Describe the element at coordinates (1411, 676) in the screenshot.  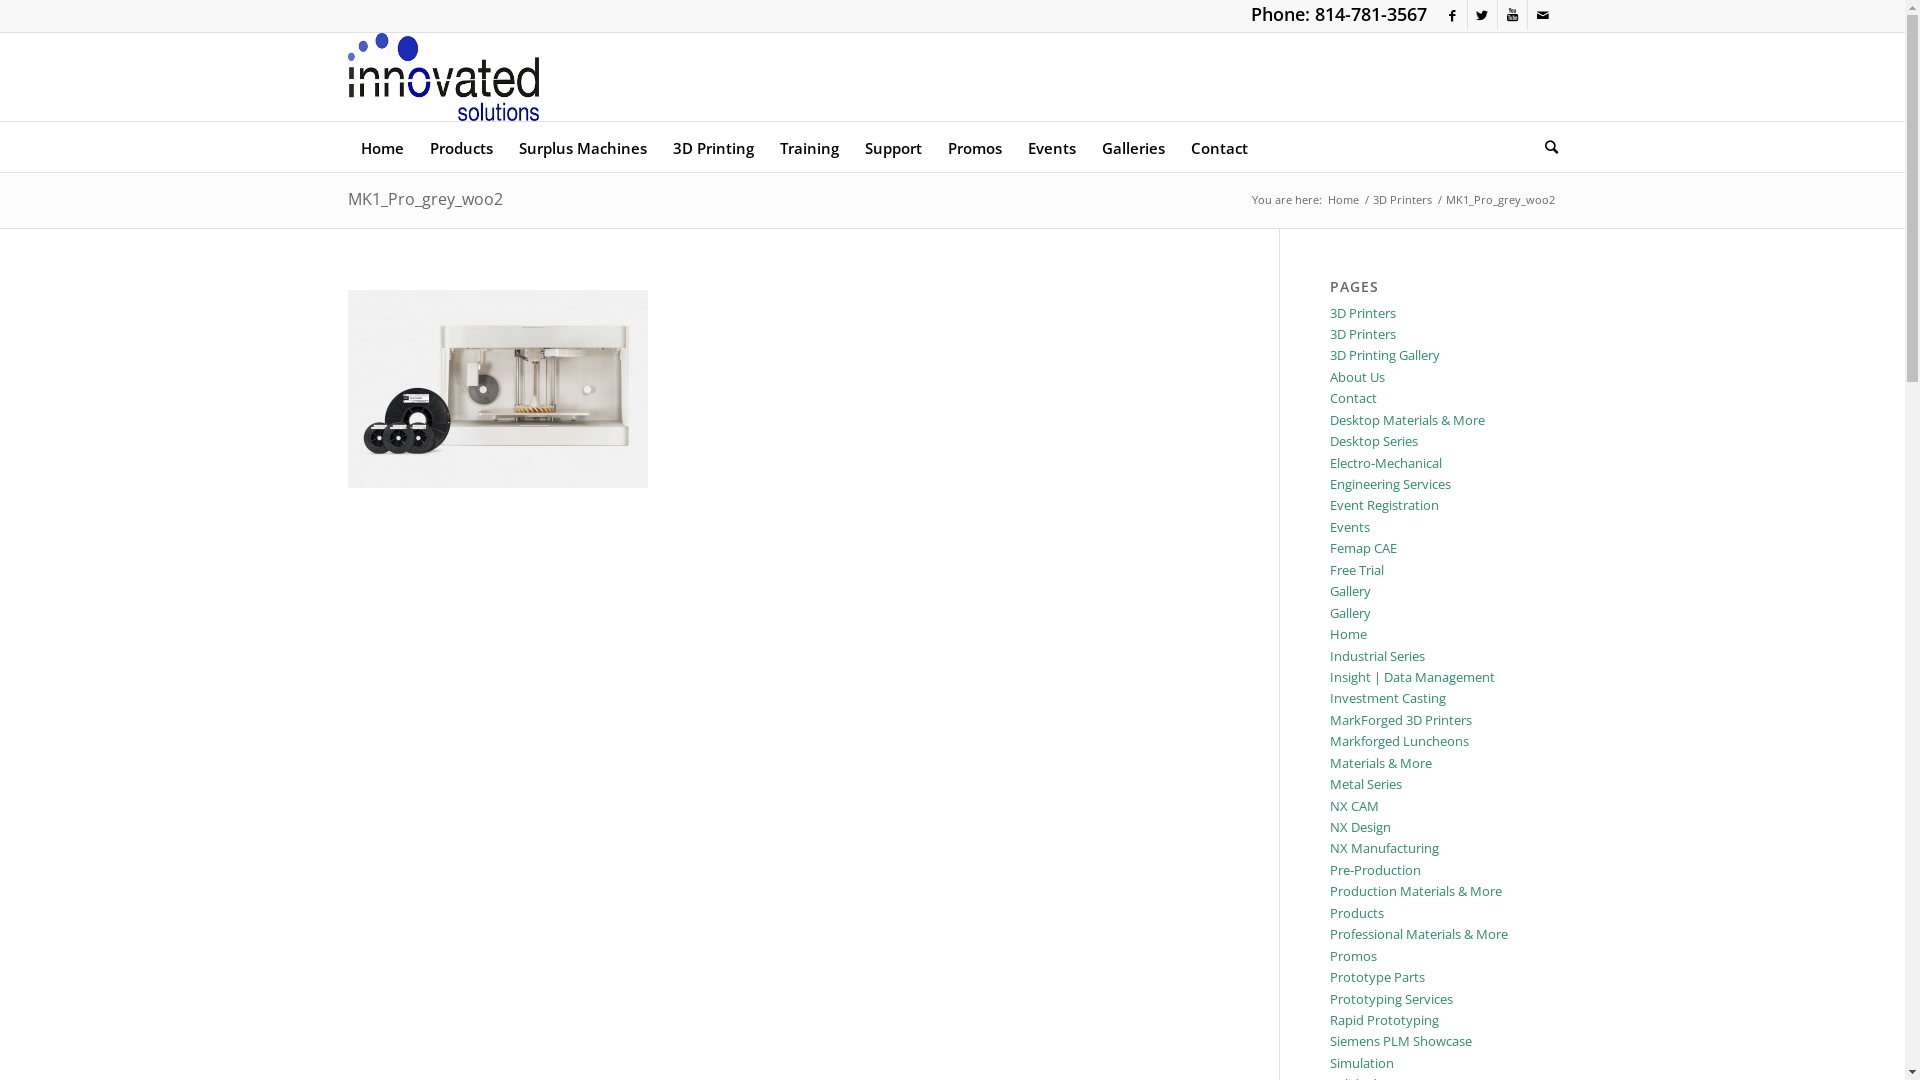
I see `'Insight | Data Management'` at that location.